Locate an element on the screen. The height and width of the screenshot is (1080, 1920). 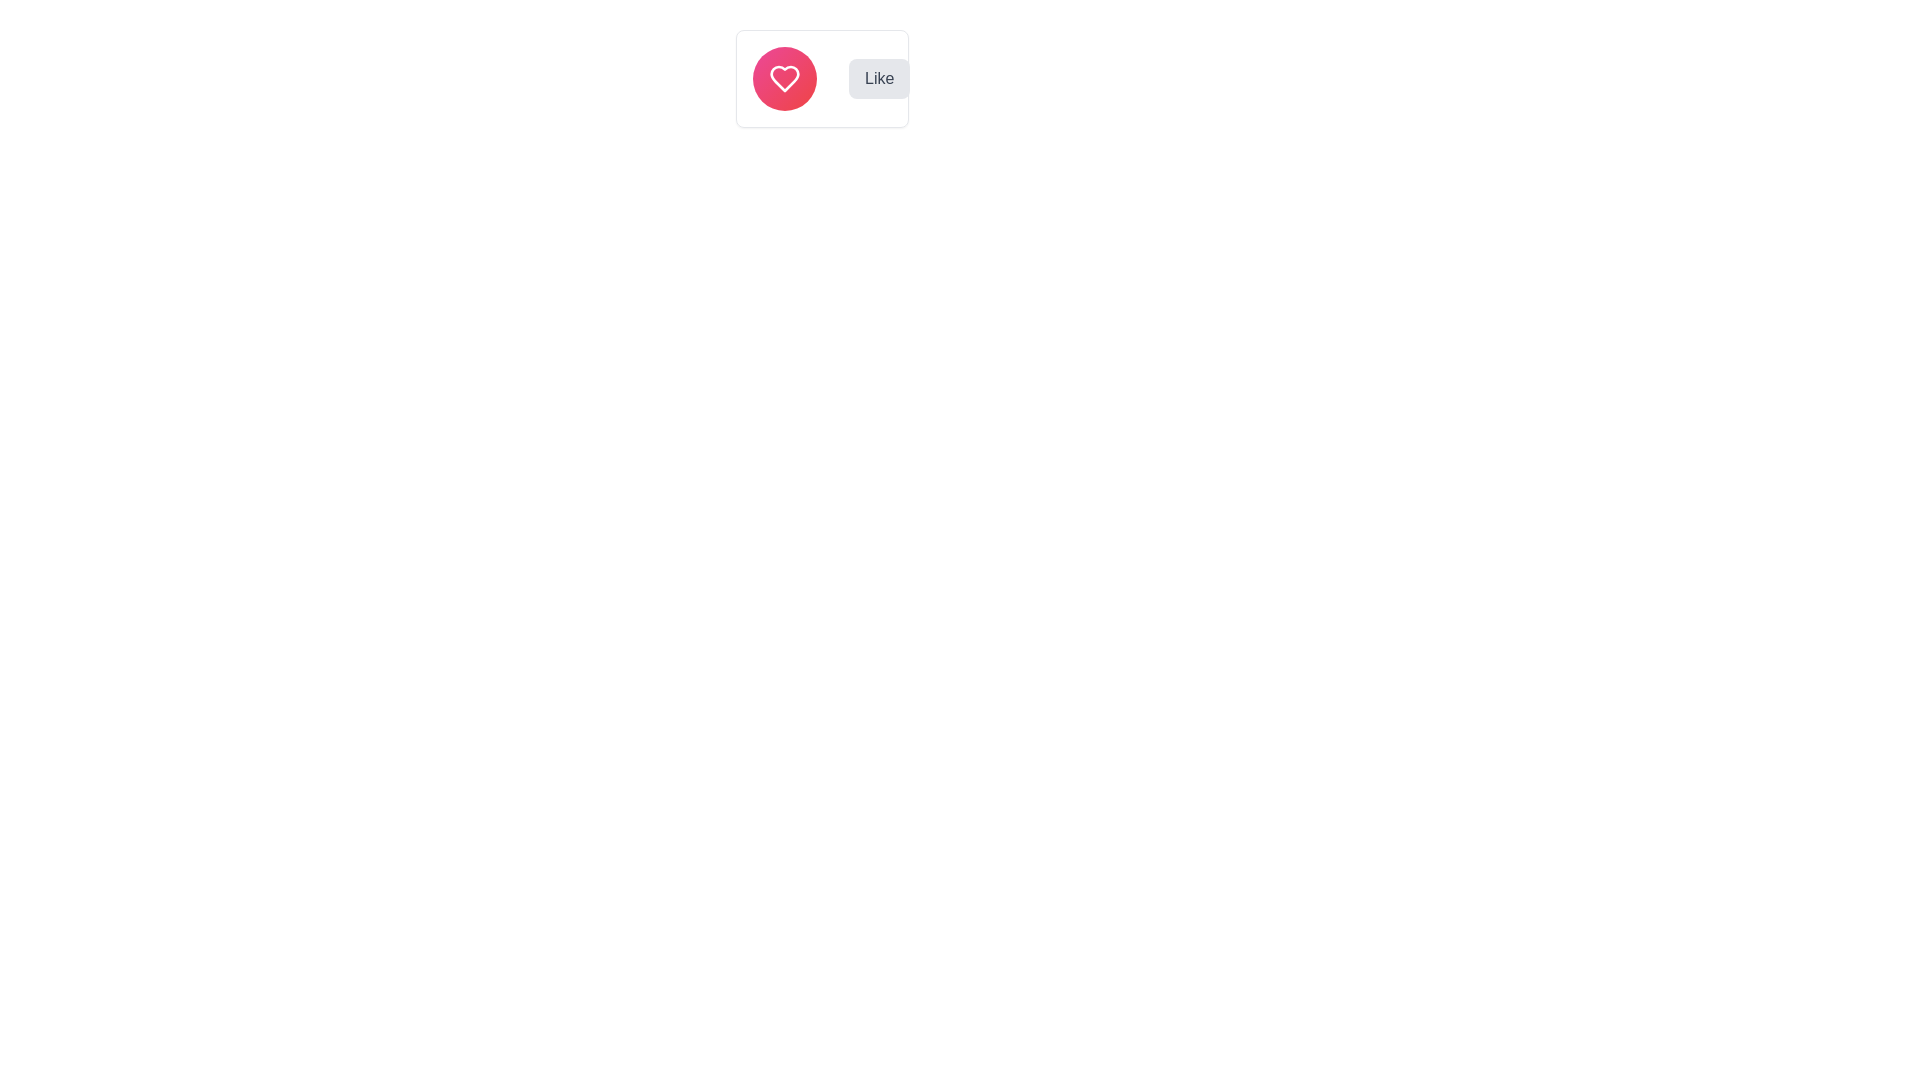
the heart icon, which symbolizes a 'like' or 'favorite' action, to observe potential interaction effects is located at coordinates (784, 77).